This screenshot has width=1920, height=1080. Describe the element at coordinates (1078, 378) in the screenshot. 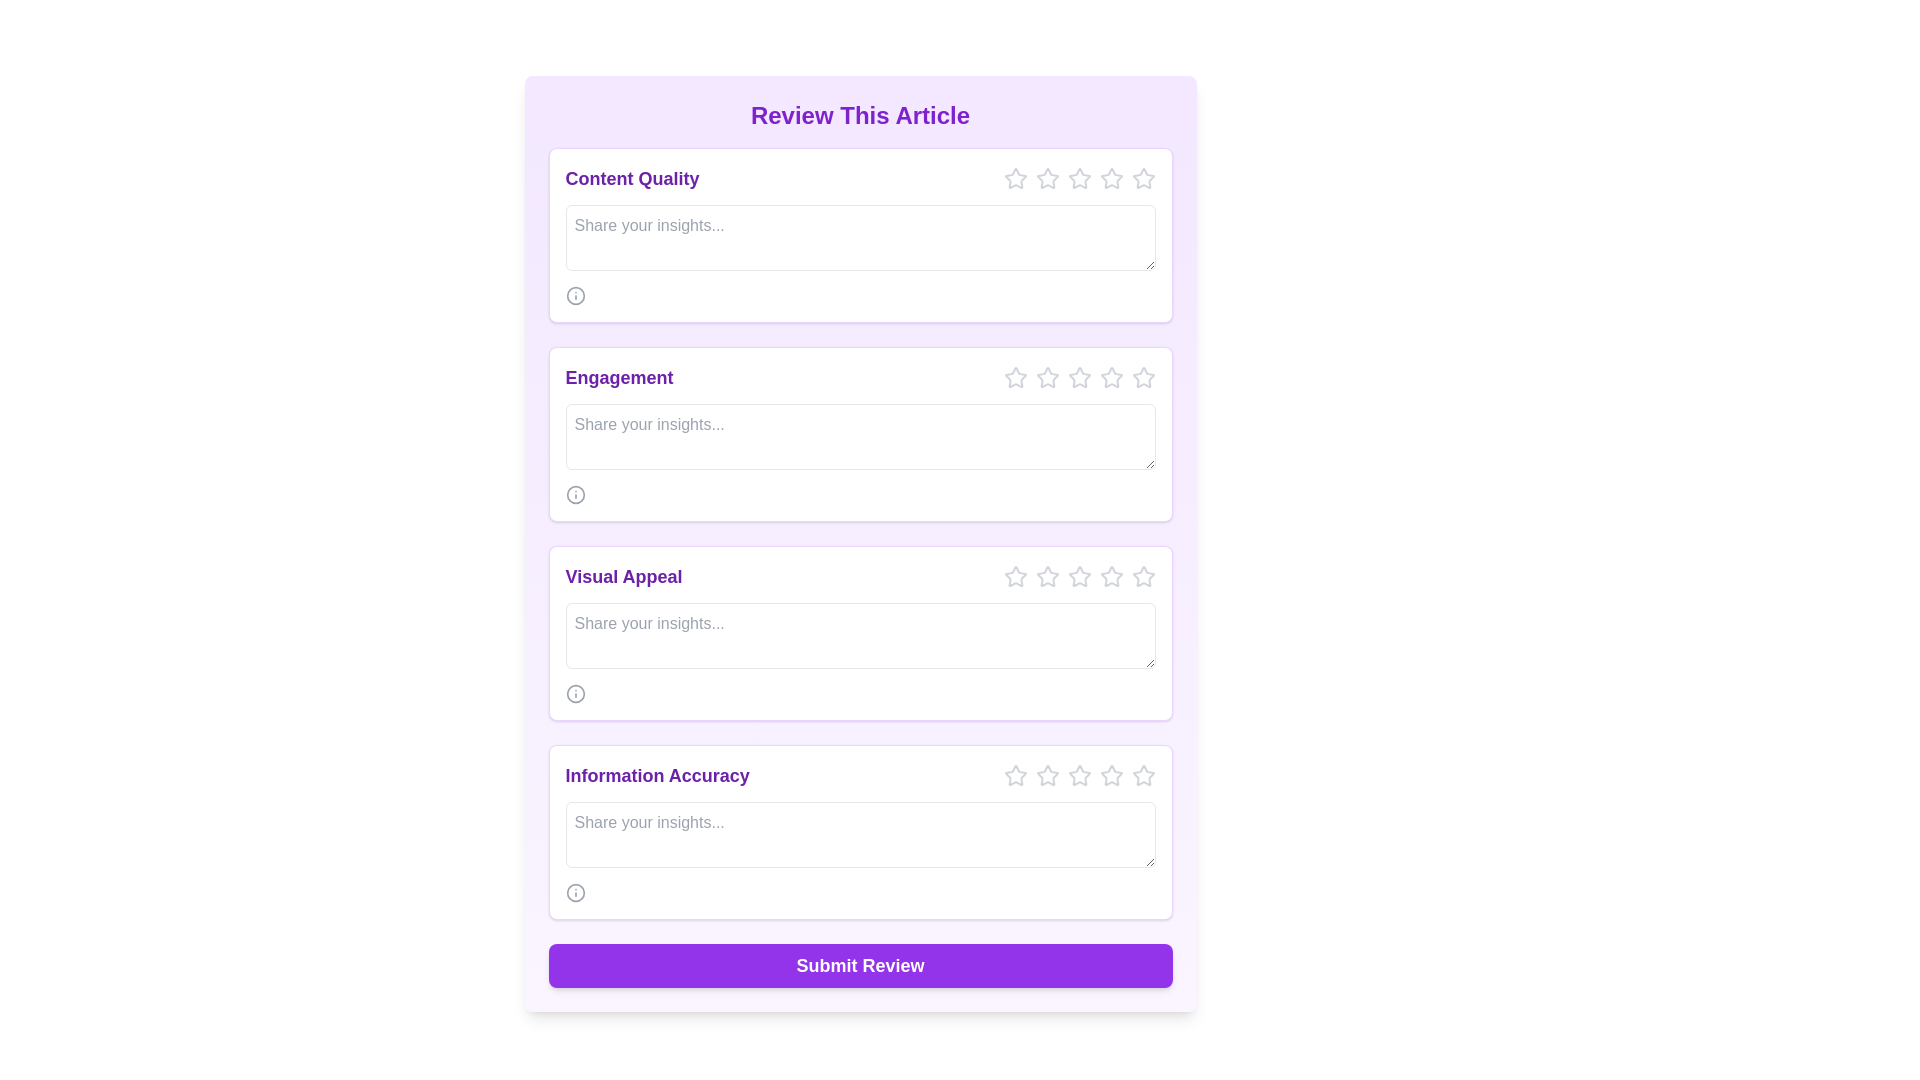

I see `the third star icon in the Rating Star Icon component located in the 'Engagement' section of the 'Review This Article' form` at that location.